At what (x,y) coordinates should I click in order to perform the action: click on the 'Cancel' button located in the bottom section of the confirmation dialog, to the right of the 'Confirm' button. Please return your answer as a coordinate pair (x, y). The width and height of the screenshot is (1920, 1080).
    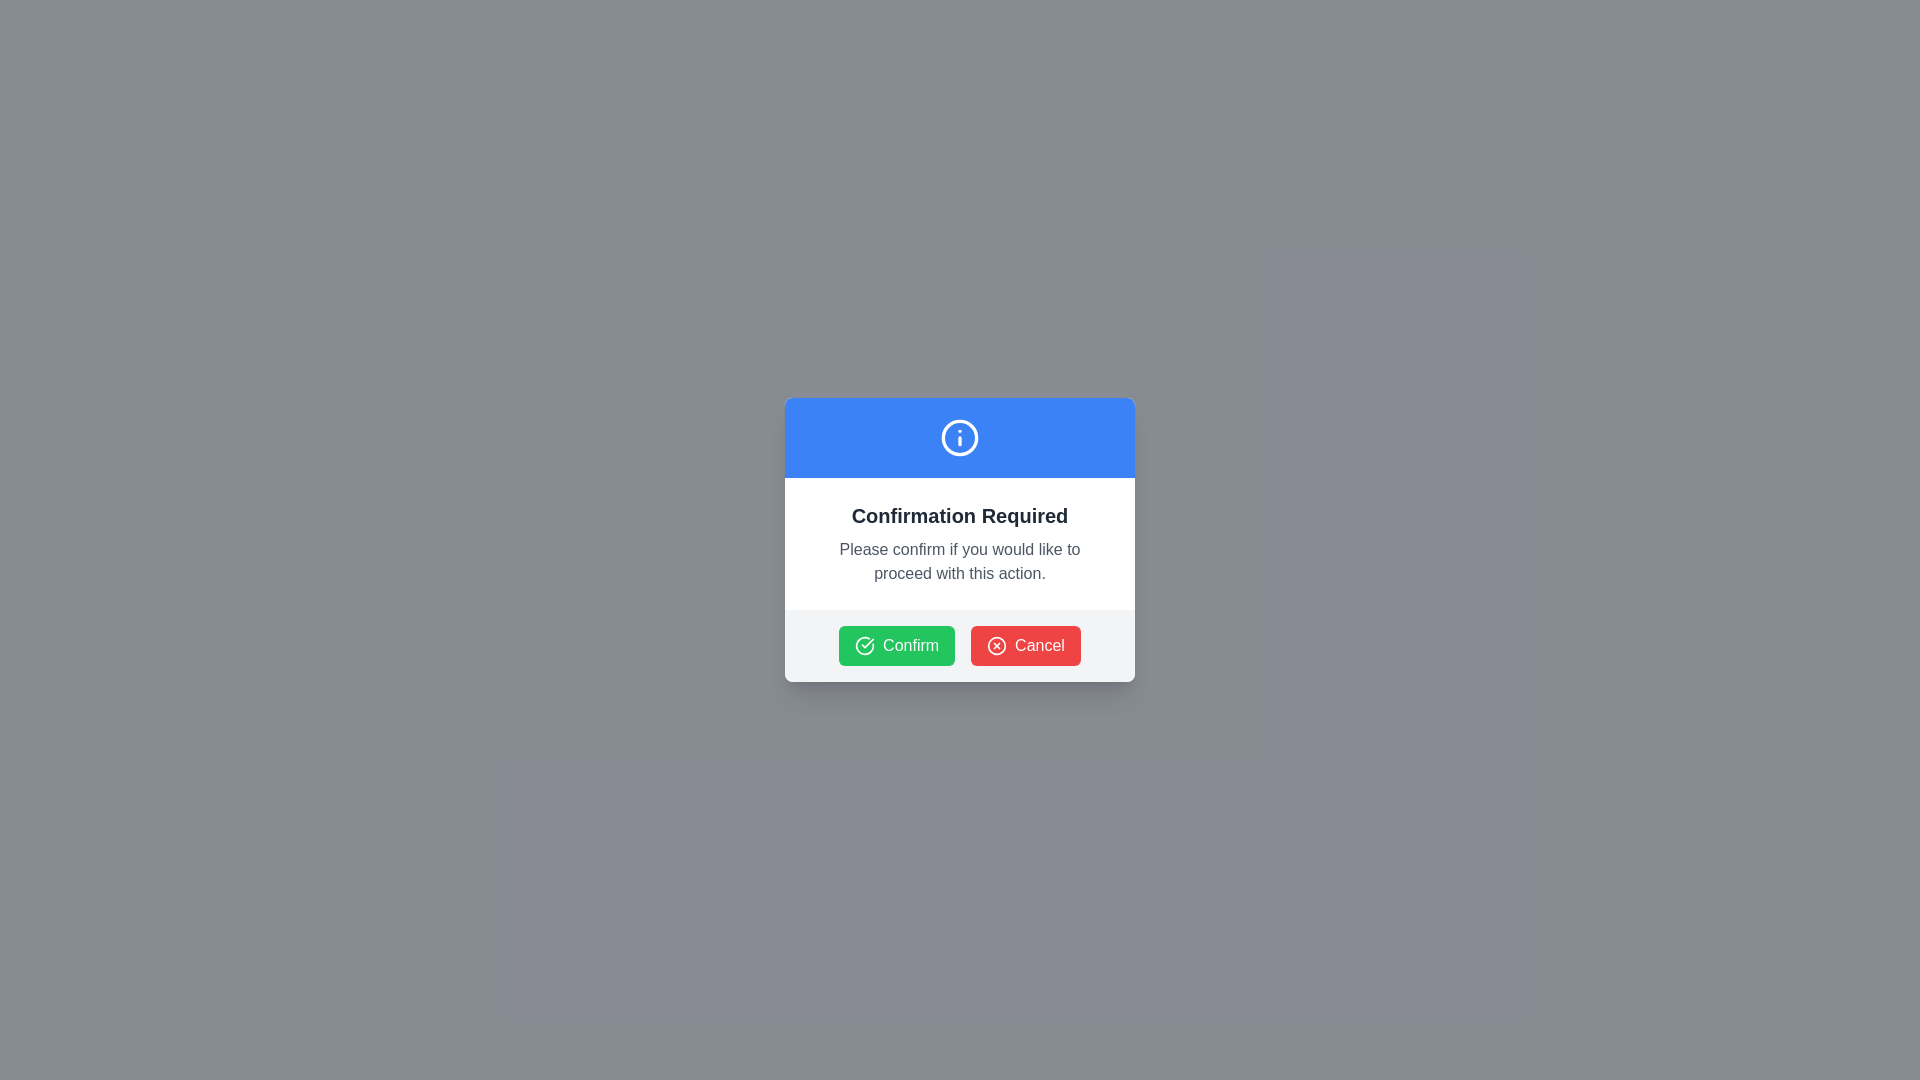
    Looking at the image, I should click on (1026, 645).